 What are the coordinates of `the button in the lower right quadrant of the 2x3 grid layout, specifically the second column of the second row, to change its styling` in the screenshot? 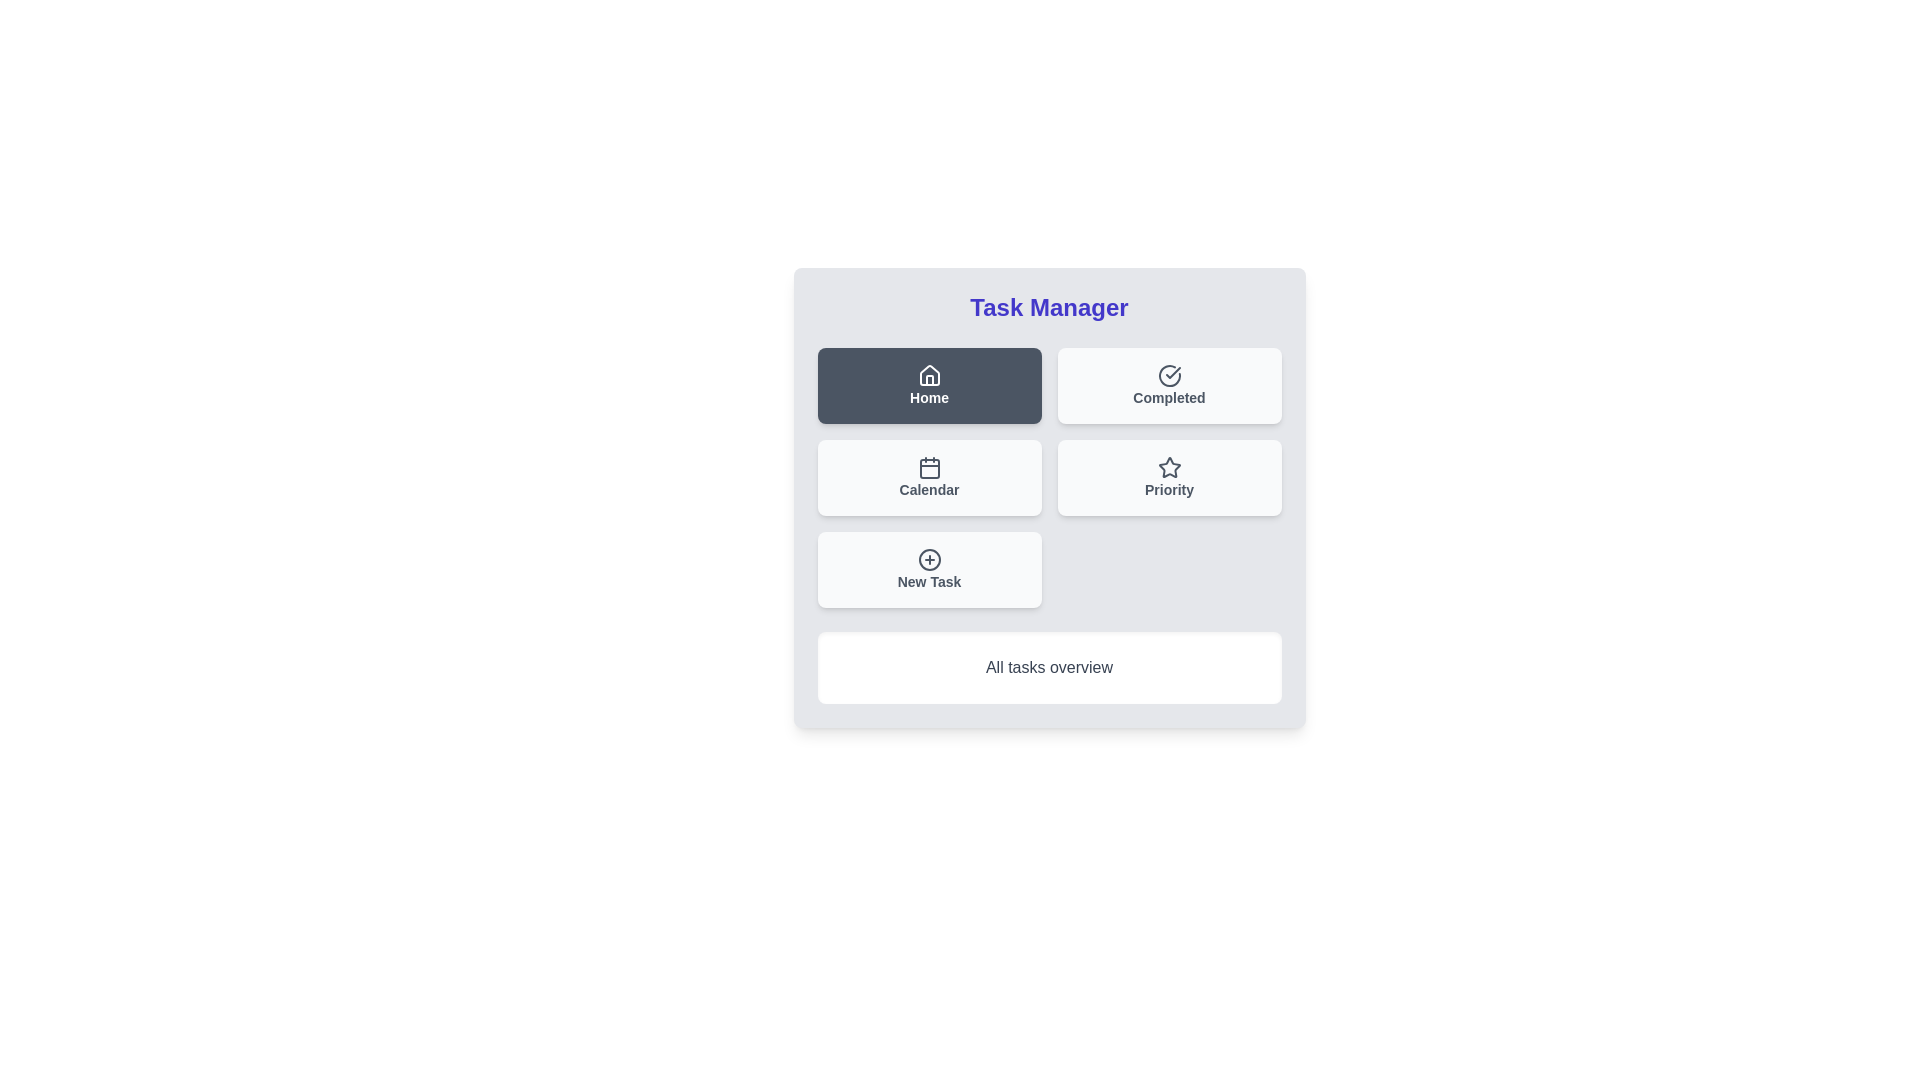 It's located at (1169, 478).